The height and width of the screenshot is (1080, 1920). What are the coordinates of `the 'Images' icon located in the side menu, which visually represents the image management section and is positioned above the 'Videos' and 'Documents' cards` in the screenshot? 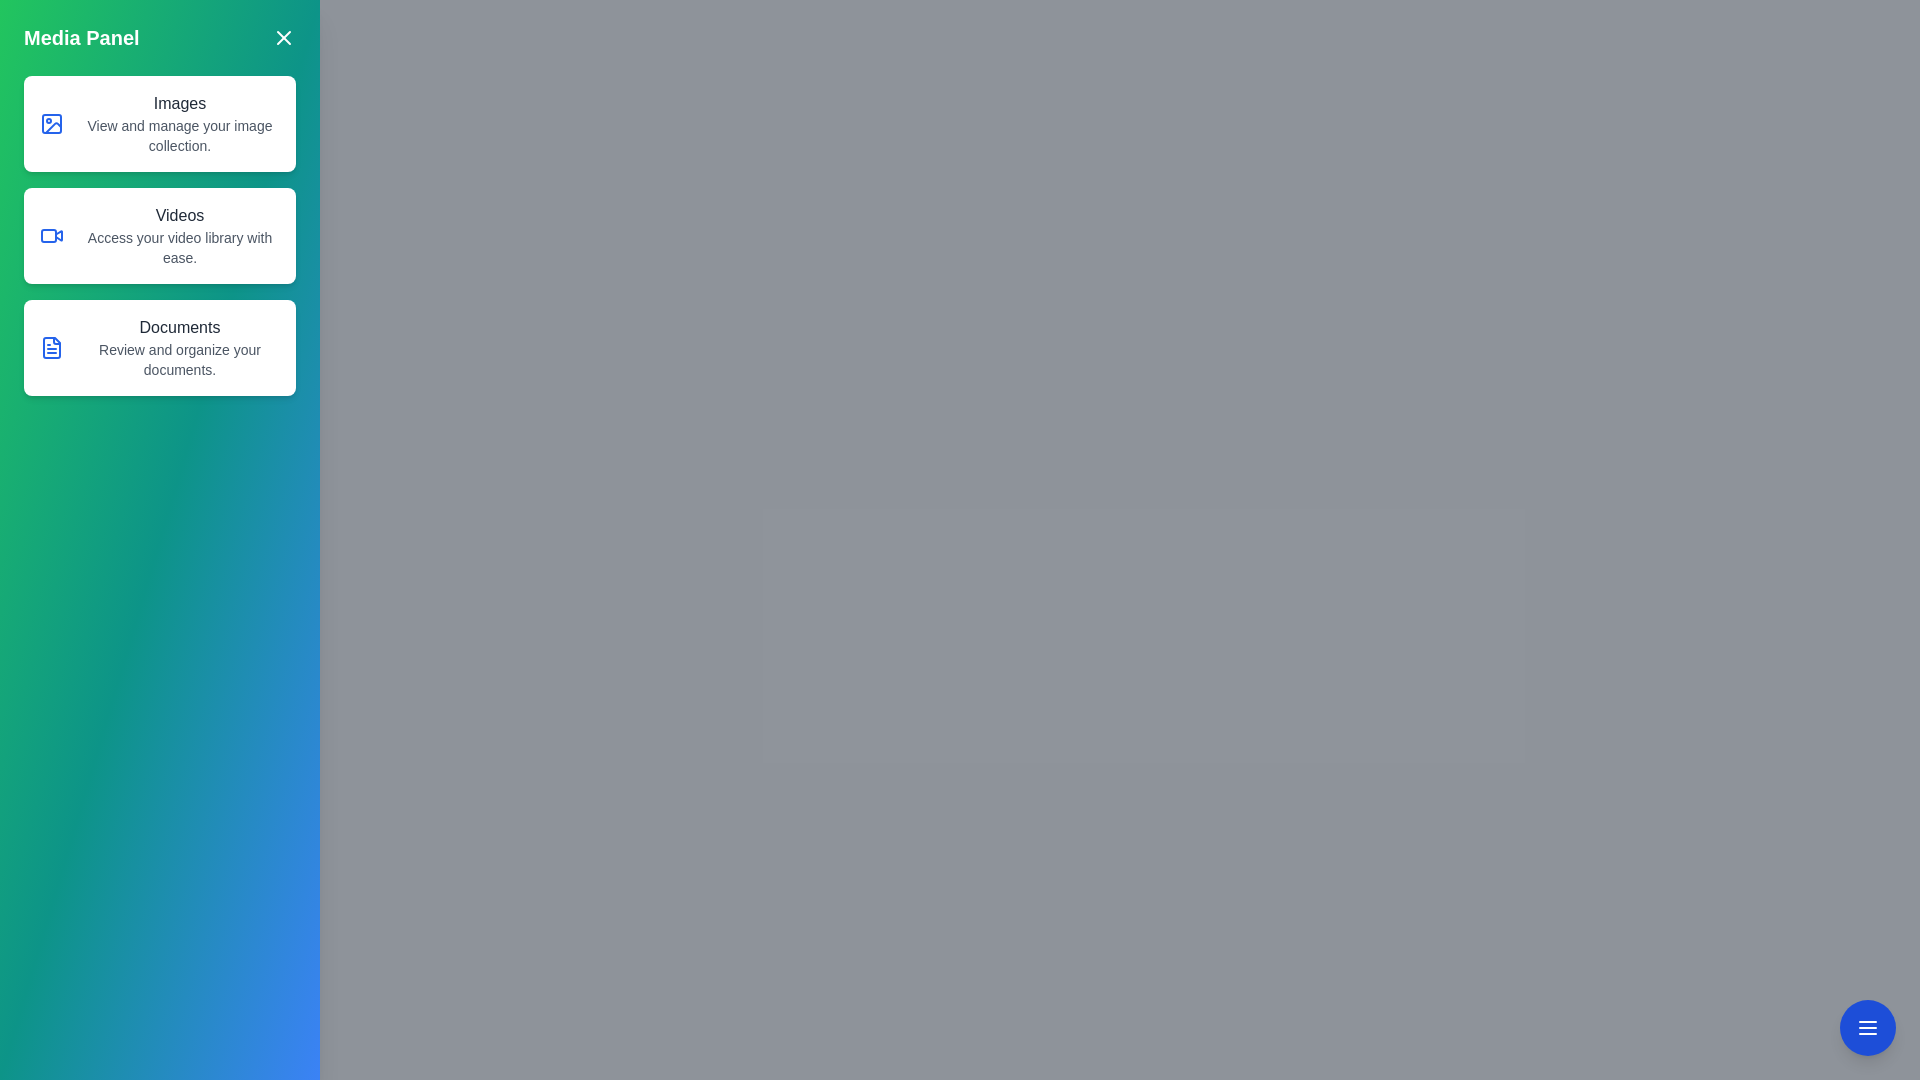 It's located at (52, 123).